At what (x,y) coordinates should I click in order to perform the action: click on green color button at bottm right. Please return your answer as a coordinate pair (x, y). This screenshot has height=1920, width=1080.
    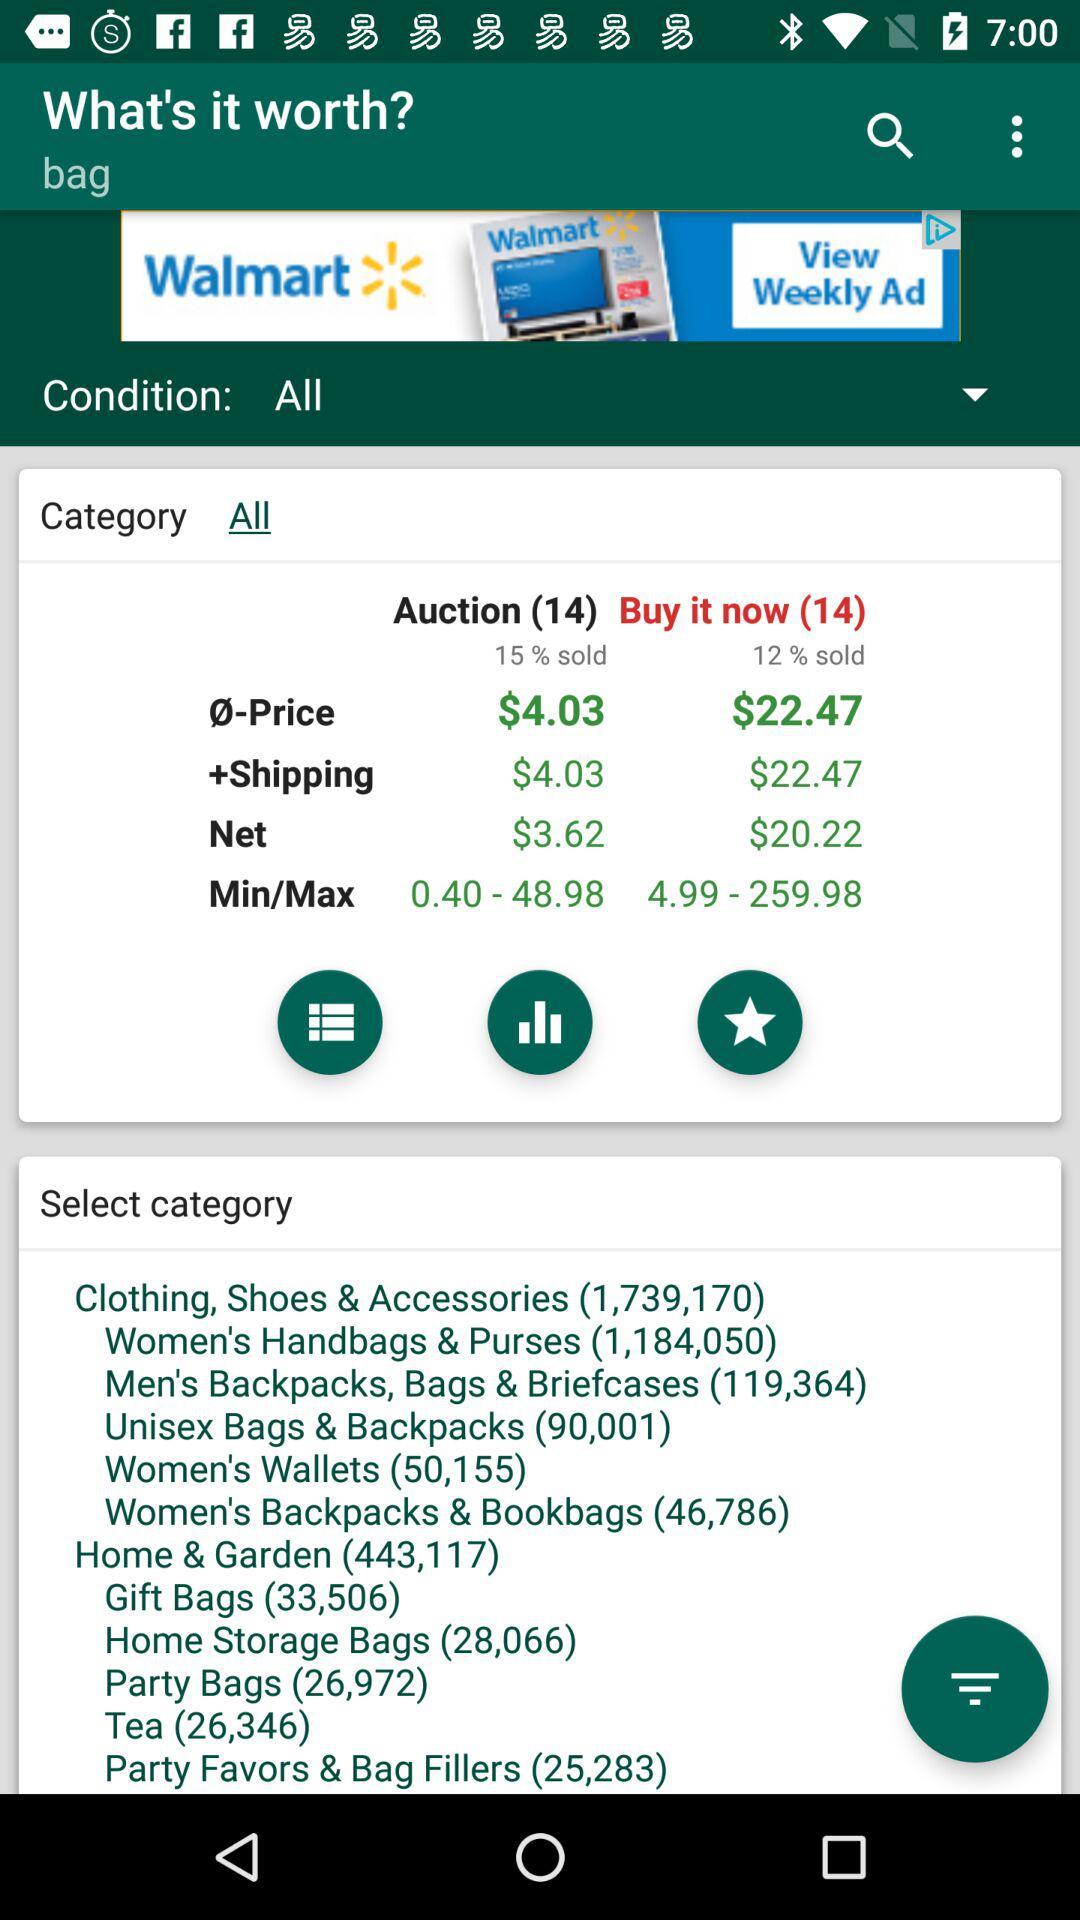
    Looking at the image, I should click on (974, 1688).